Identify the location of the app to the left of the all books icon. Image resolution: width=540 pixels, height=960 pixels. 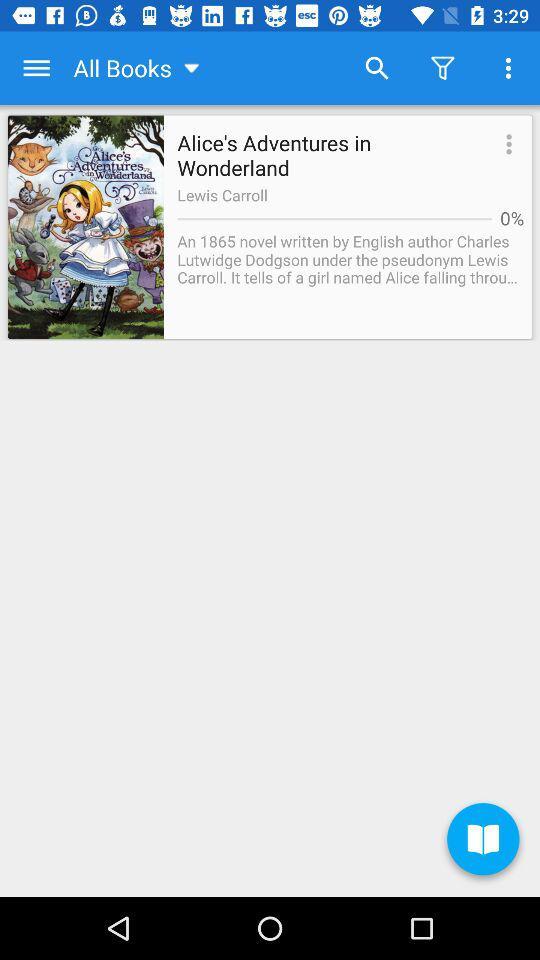
(36, 68).